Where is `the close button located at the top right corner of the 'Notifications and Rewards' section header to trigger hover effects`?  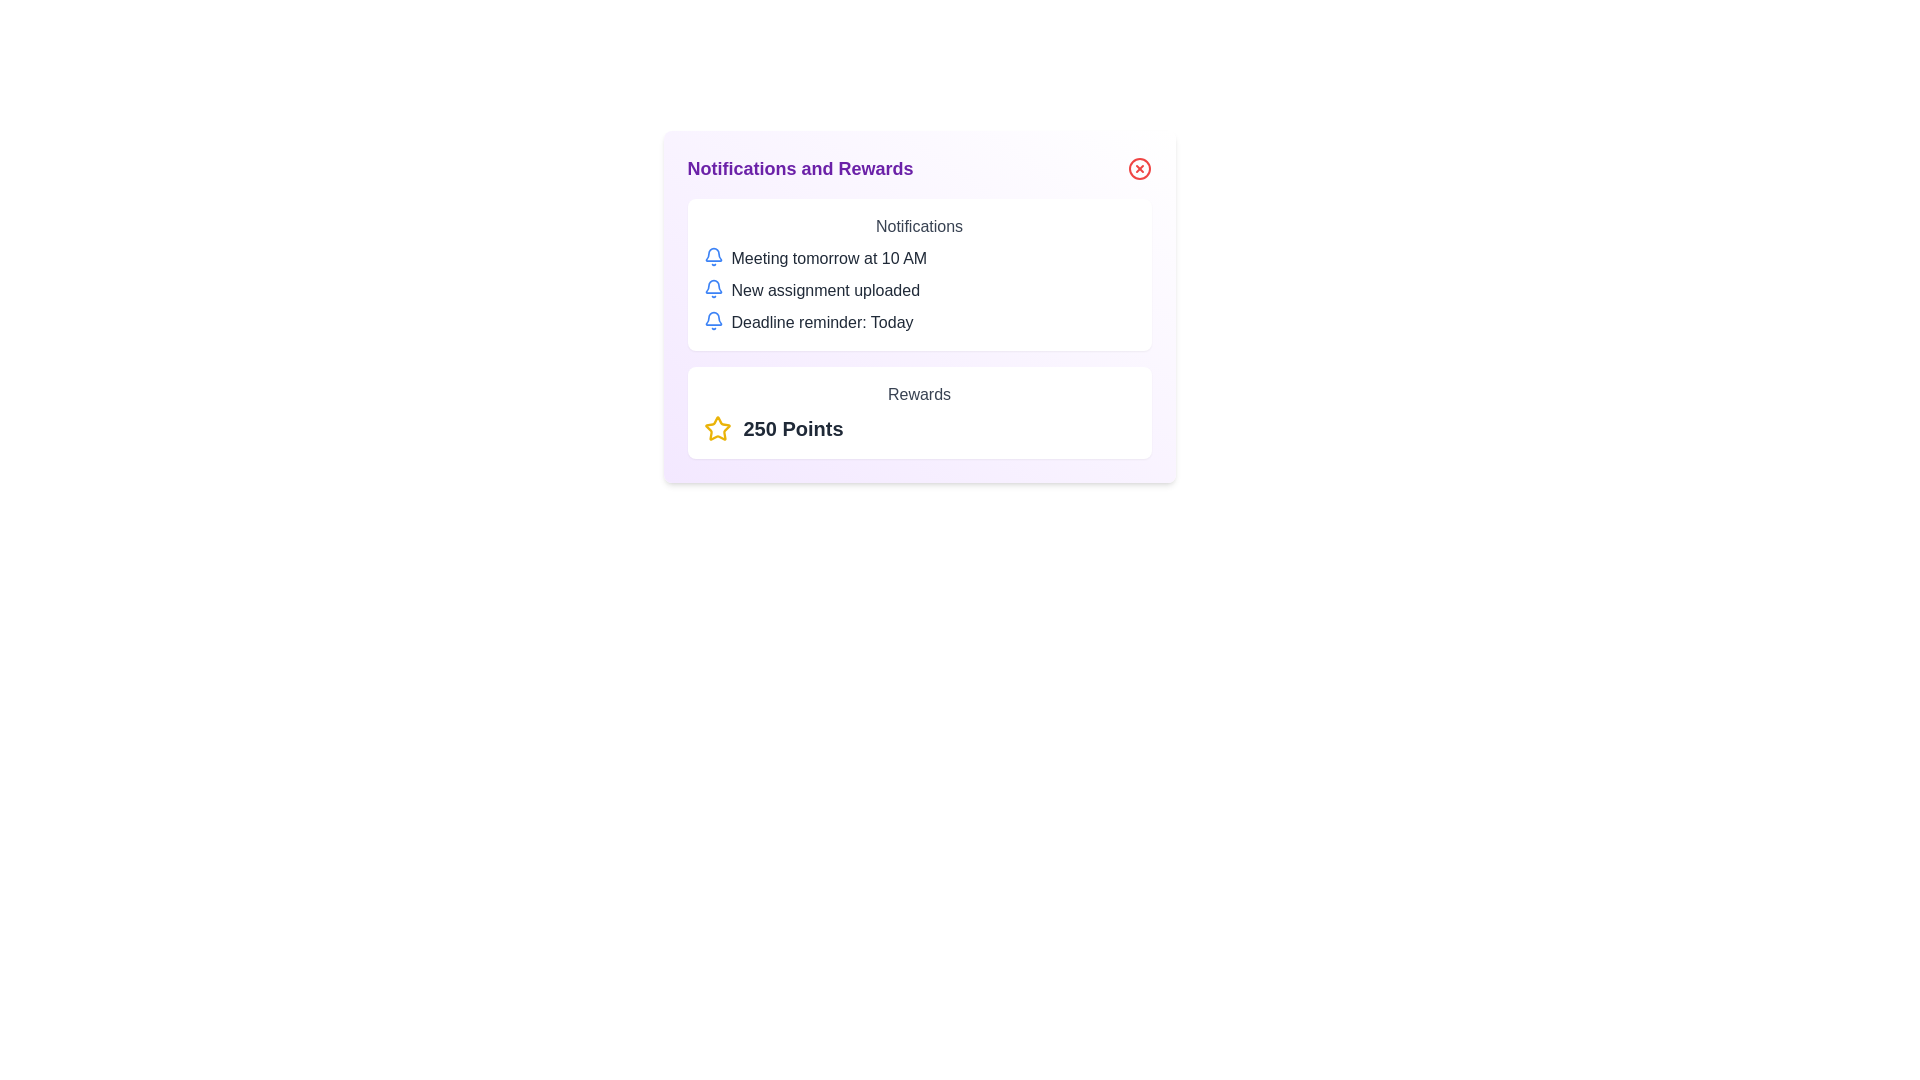 the close button located at the top right corner of the 'Notifications and Rewards' section header to trigger hover effects is located at coordinates (1139, 168).